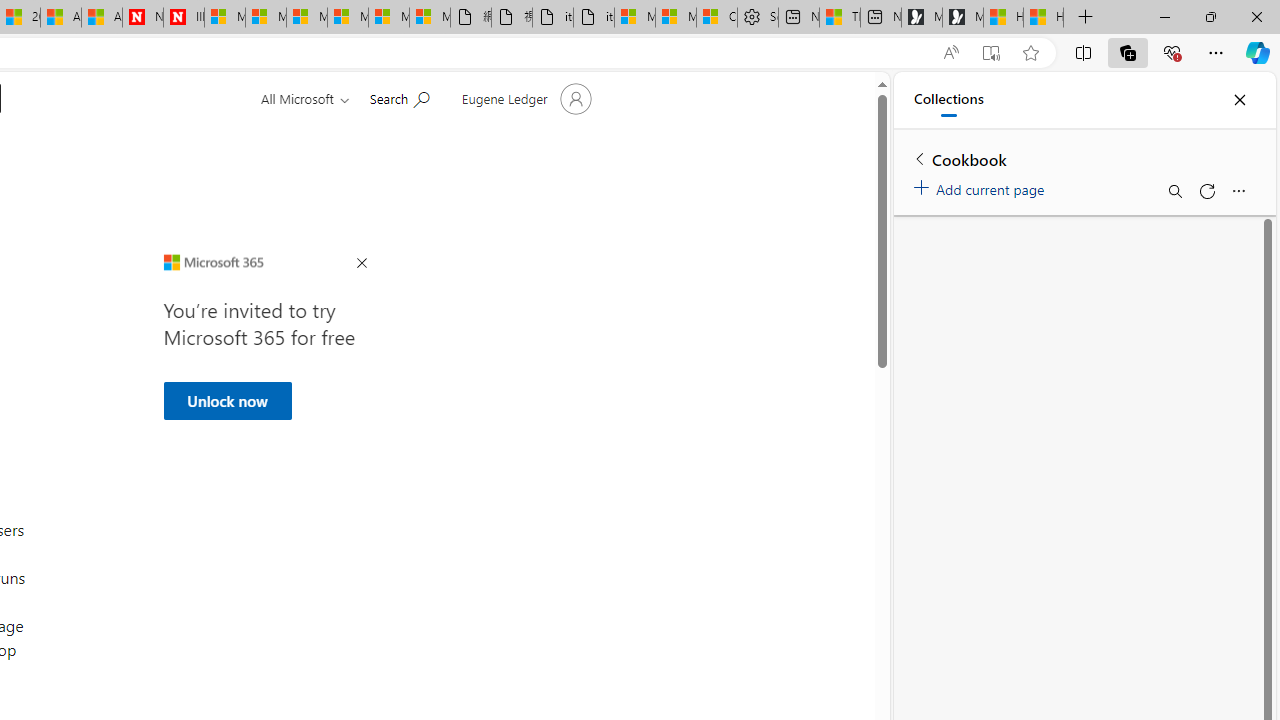 The height and width of the screenshot is (720, 1280). What do you see at coordinates (183, 17) in the screenshot?
I see `'Illness news & latest pictures from Newsweek.com'` at bounding box center [183, 17].